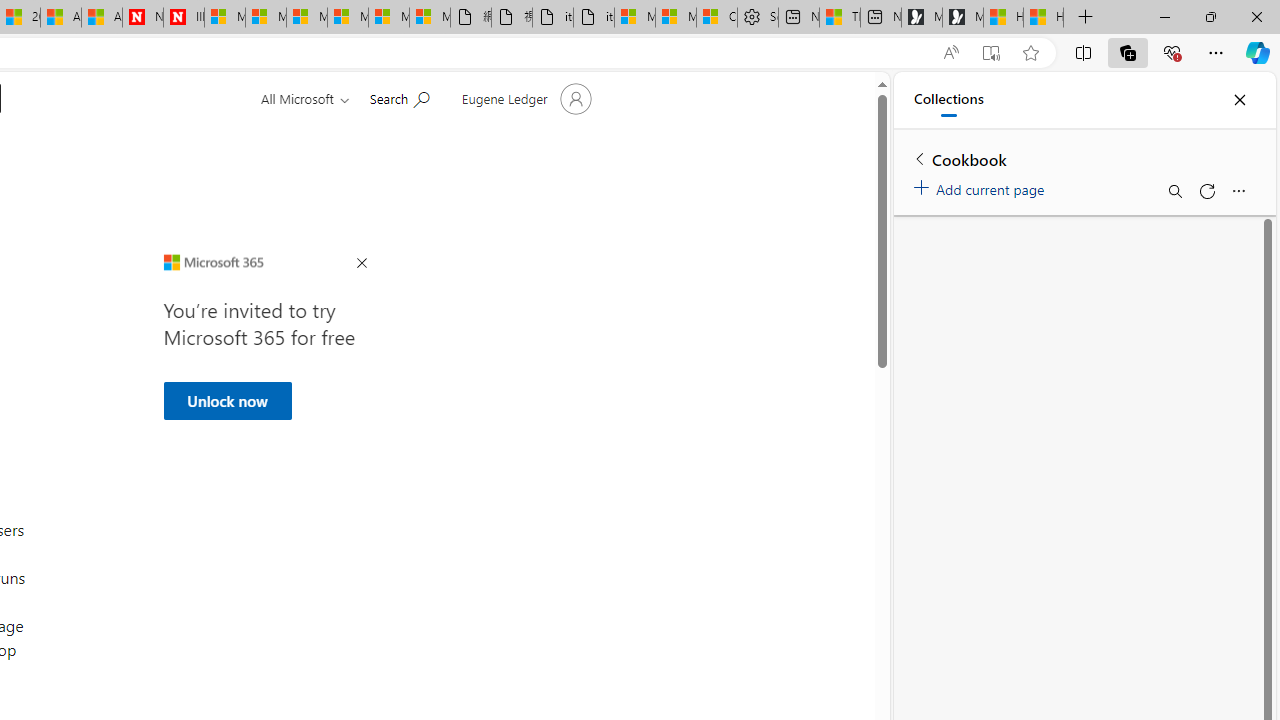 The height and width of the screenshot is (720, 1280). What do you see at coordinates (183, 17) in the screenshot?
I see `'Illness news & latest pictures from Newsweek.com'` at bounding box center [183, 17].